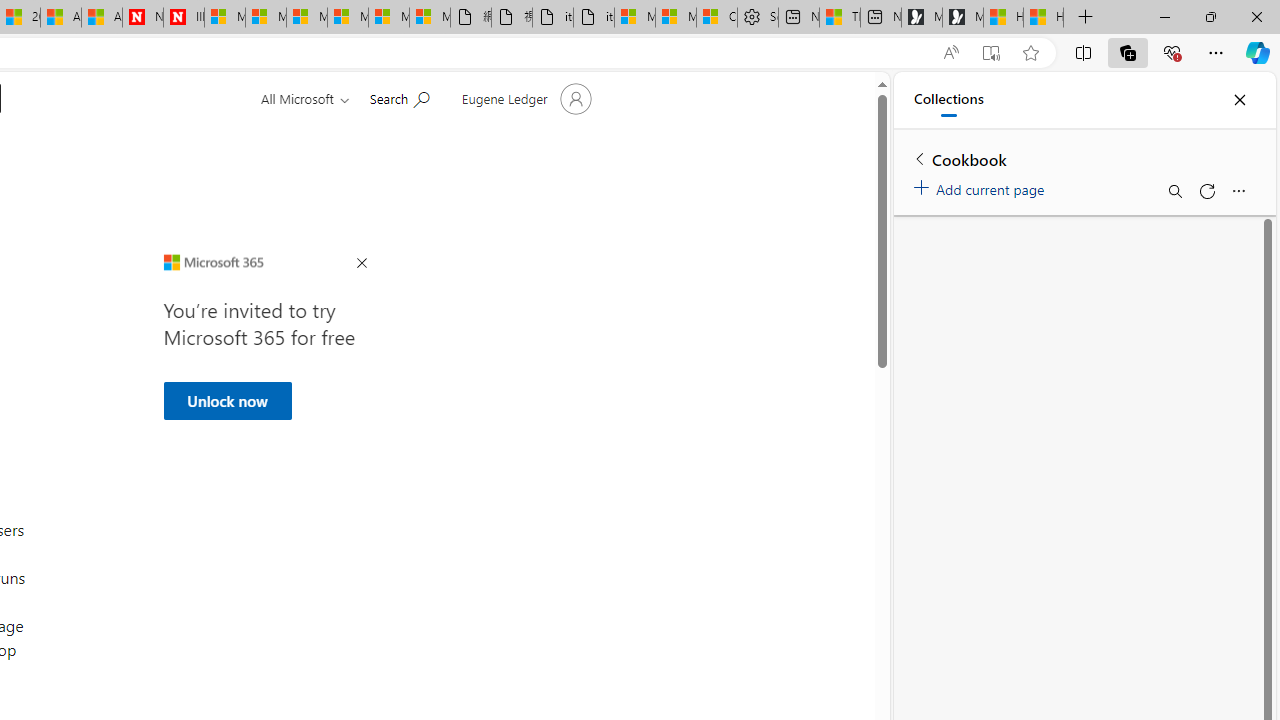 The height and width of the screenshot is (720, 1280). What do you see at coordinates (183, 17) in the screenshot?
I see `'Illness news & latest pictures from Newsweek.com'` at bounding box center [183, 17].